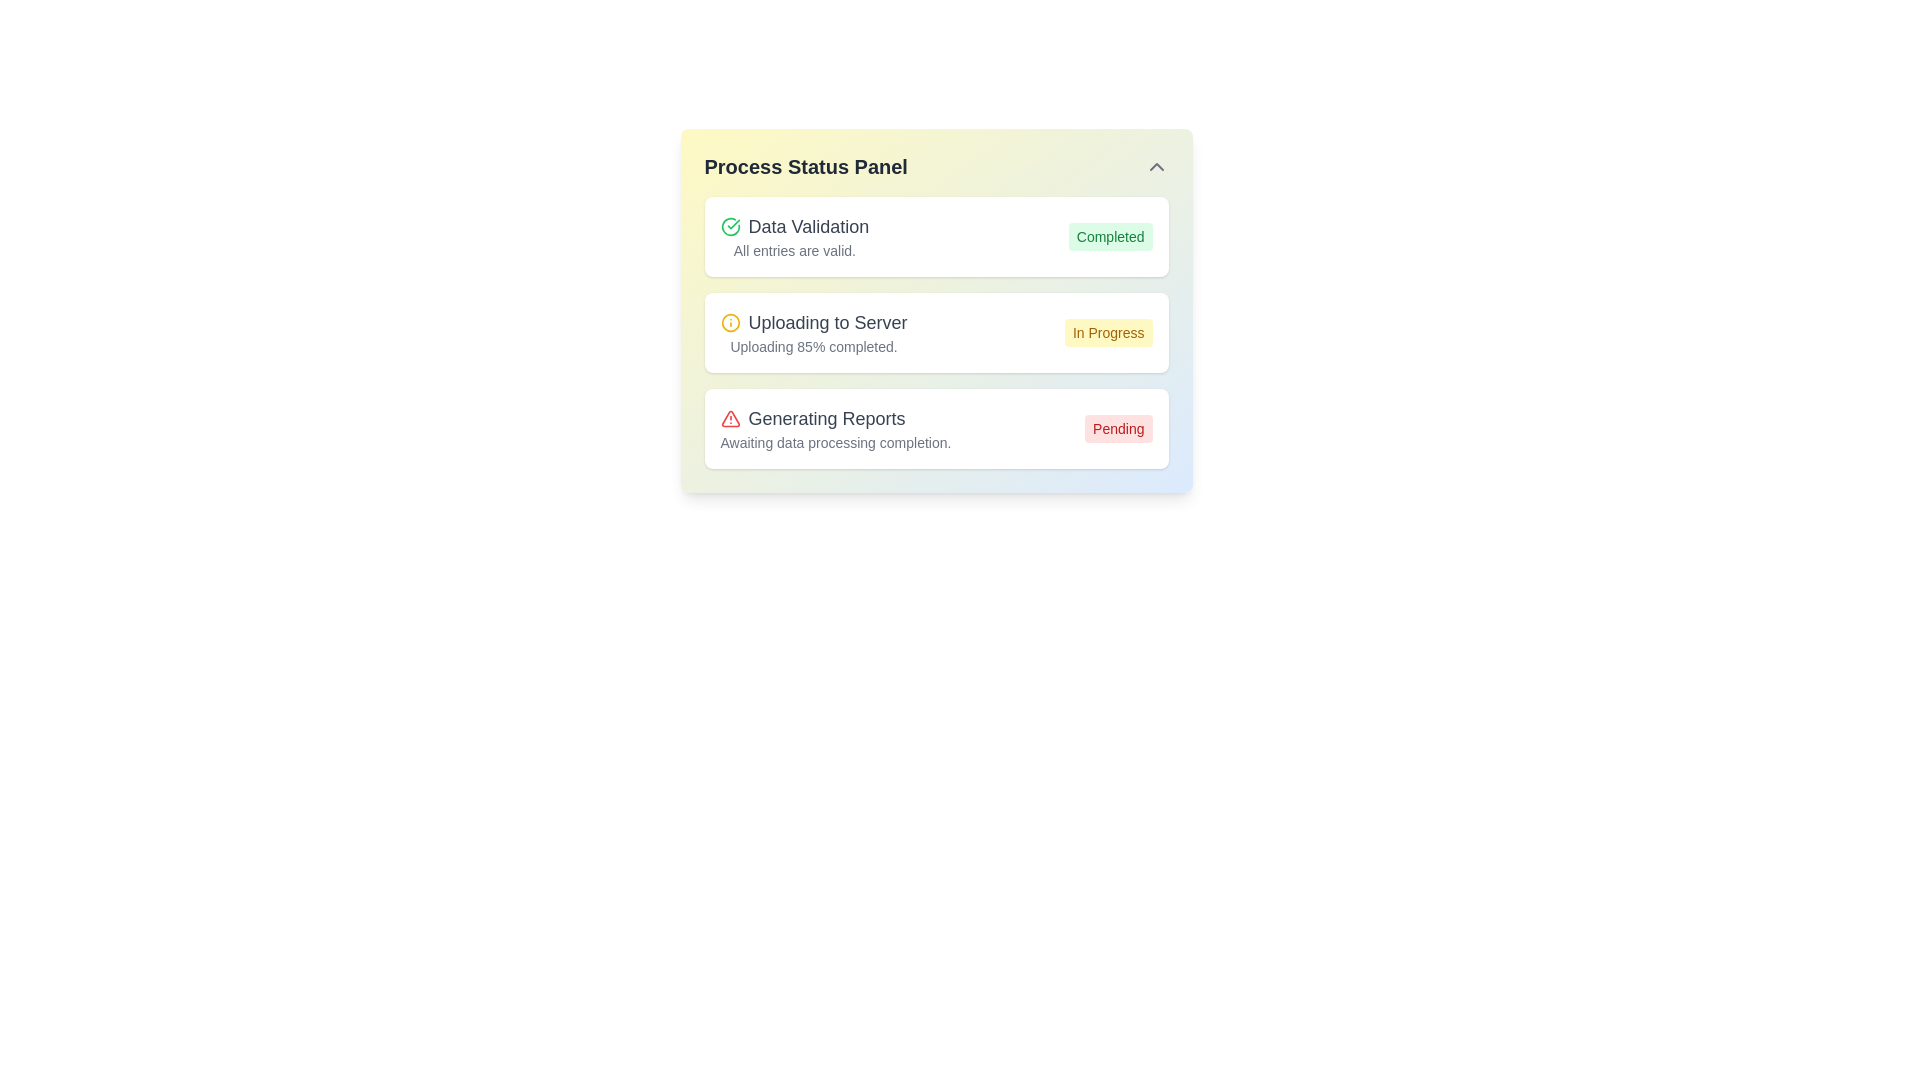  Describe the element at coordinates (935, 311) in the screenshot. I see `the A status display card in the Process Status Panel` at that location.